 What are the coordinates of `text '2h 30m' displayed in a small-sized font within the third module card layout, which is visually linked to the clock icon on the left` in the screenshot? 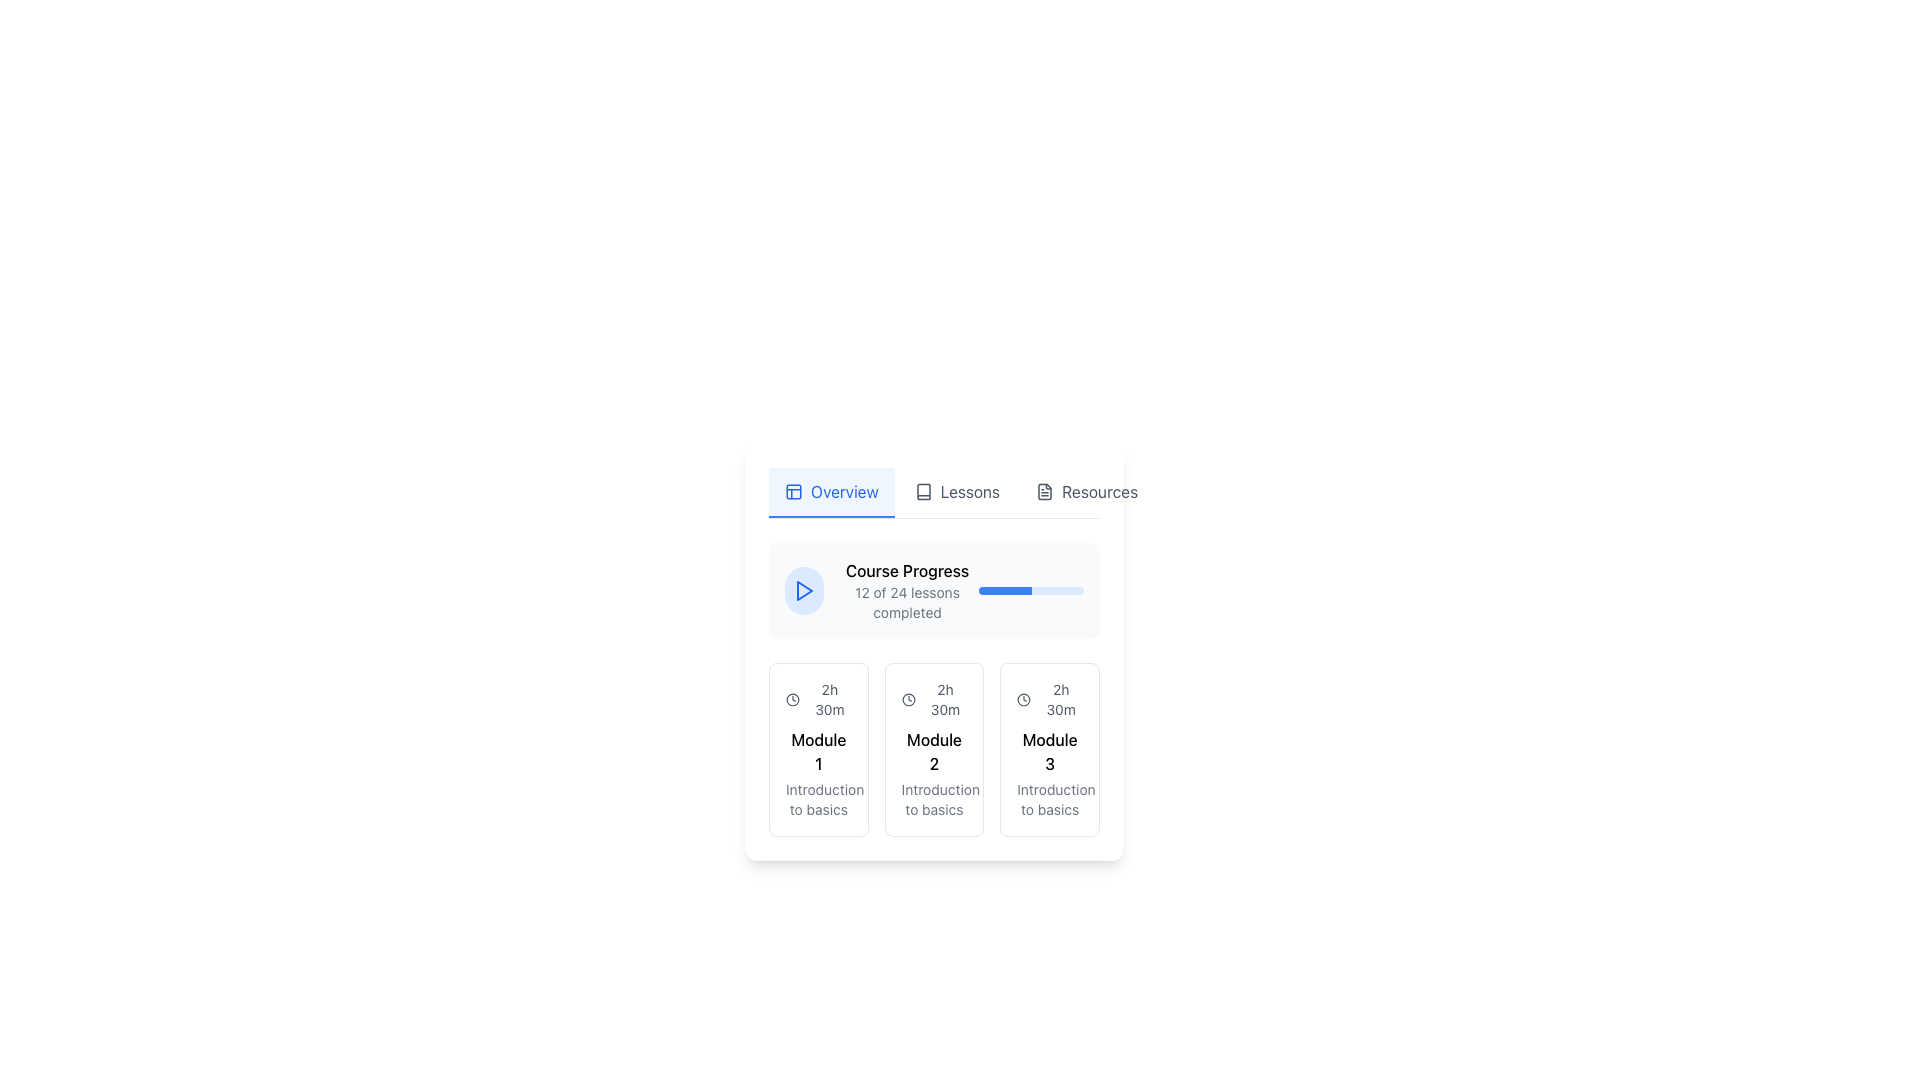 It's located at (1060, 698).